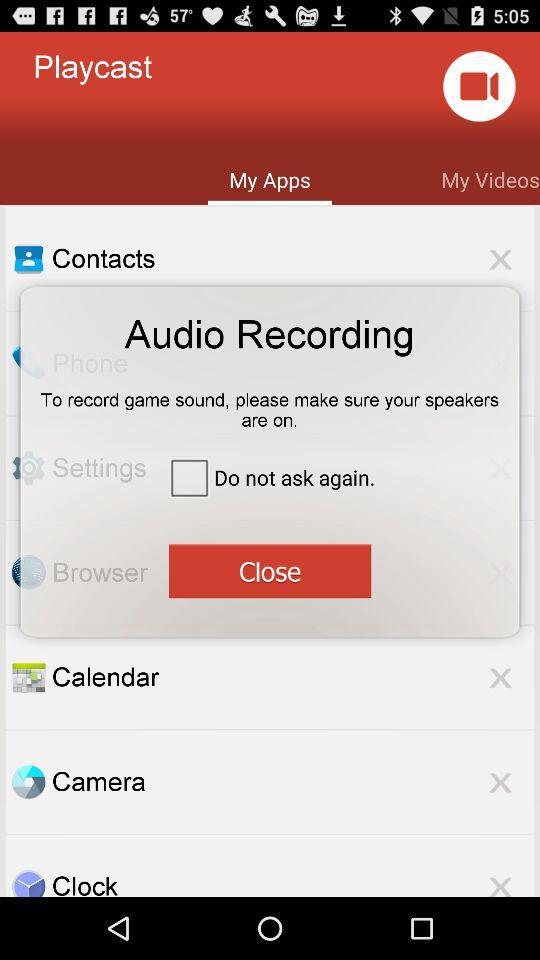 Image resolution: width=540 pixels, height=960 pixels. I want to click on the checkbox above do not ask icon, so click(270, 402).